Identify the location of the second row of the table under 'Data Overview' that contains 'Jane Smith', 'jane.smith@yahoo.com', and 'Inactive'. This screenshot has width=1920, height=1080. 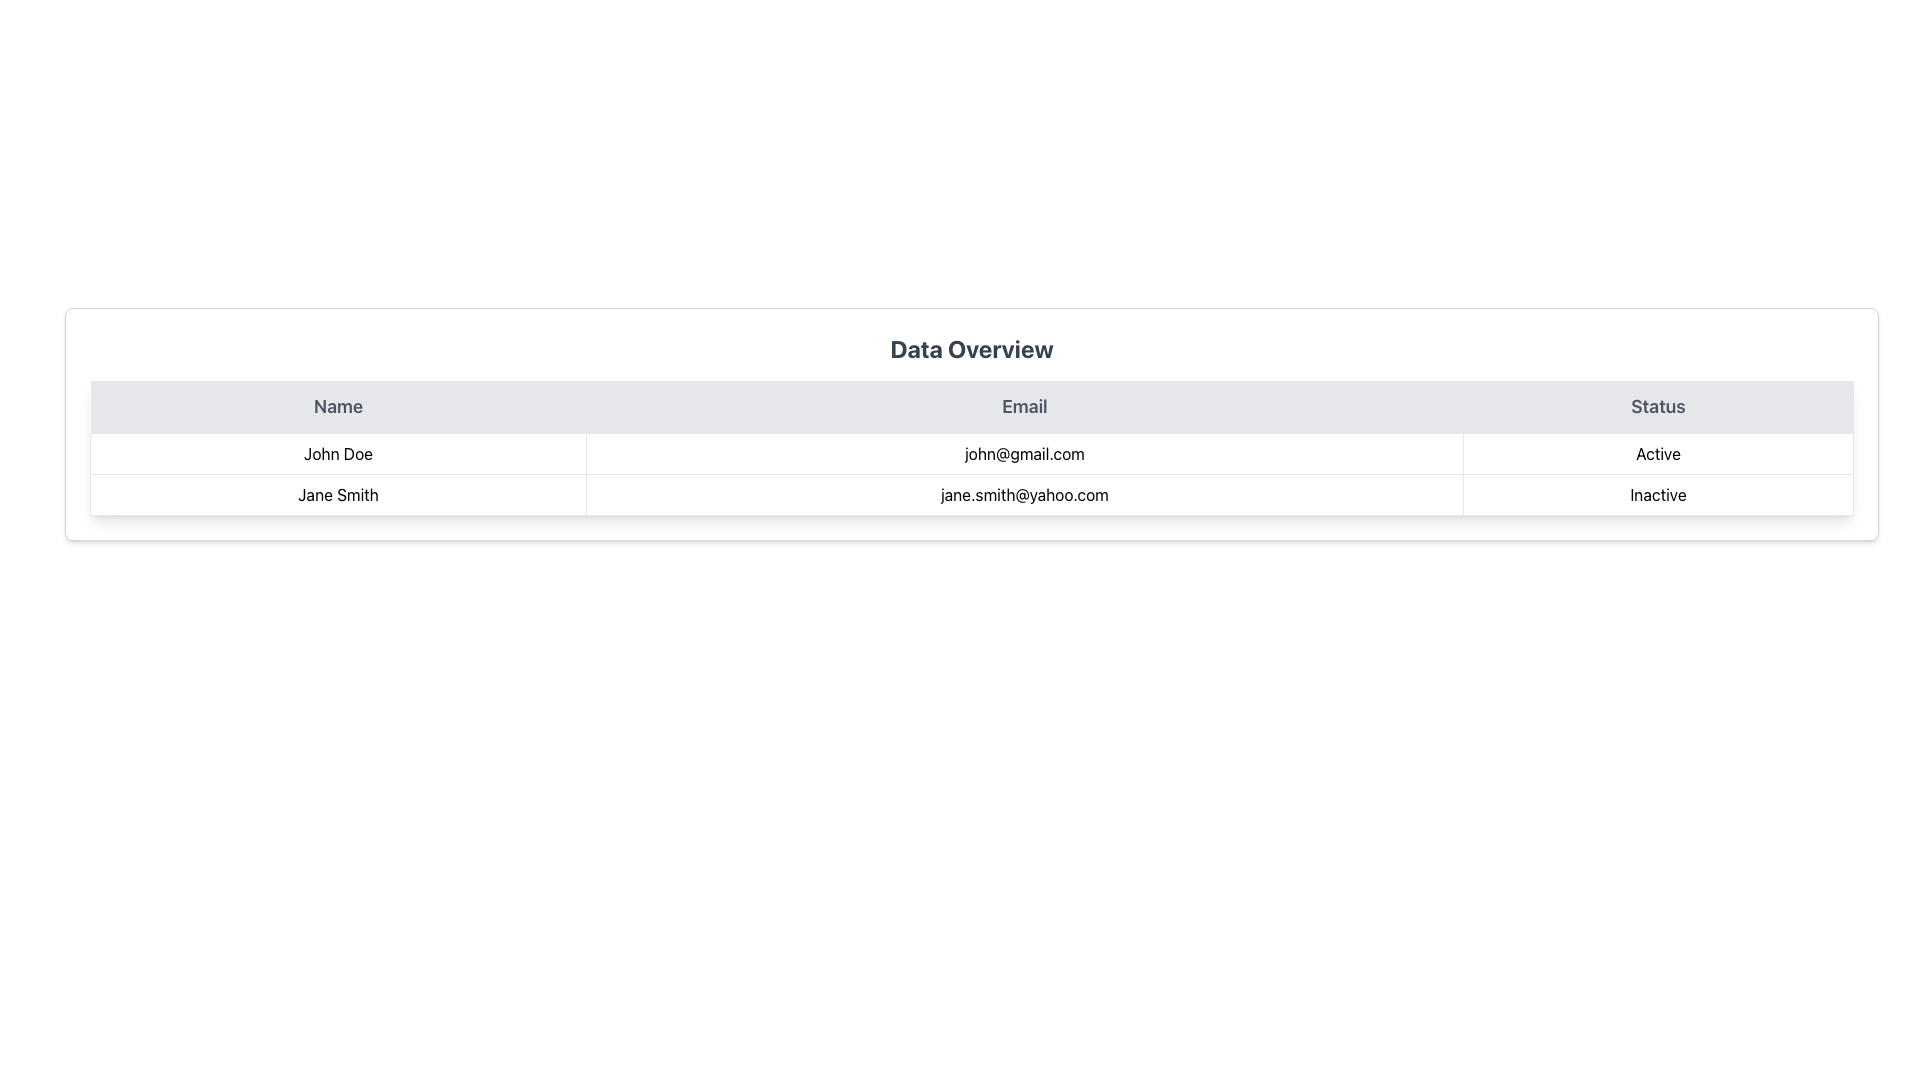
(971, 494).